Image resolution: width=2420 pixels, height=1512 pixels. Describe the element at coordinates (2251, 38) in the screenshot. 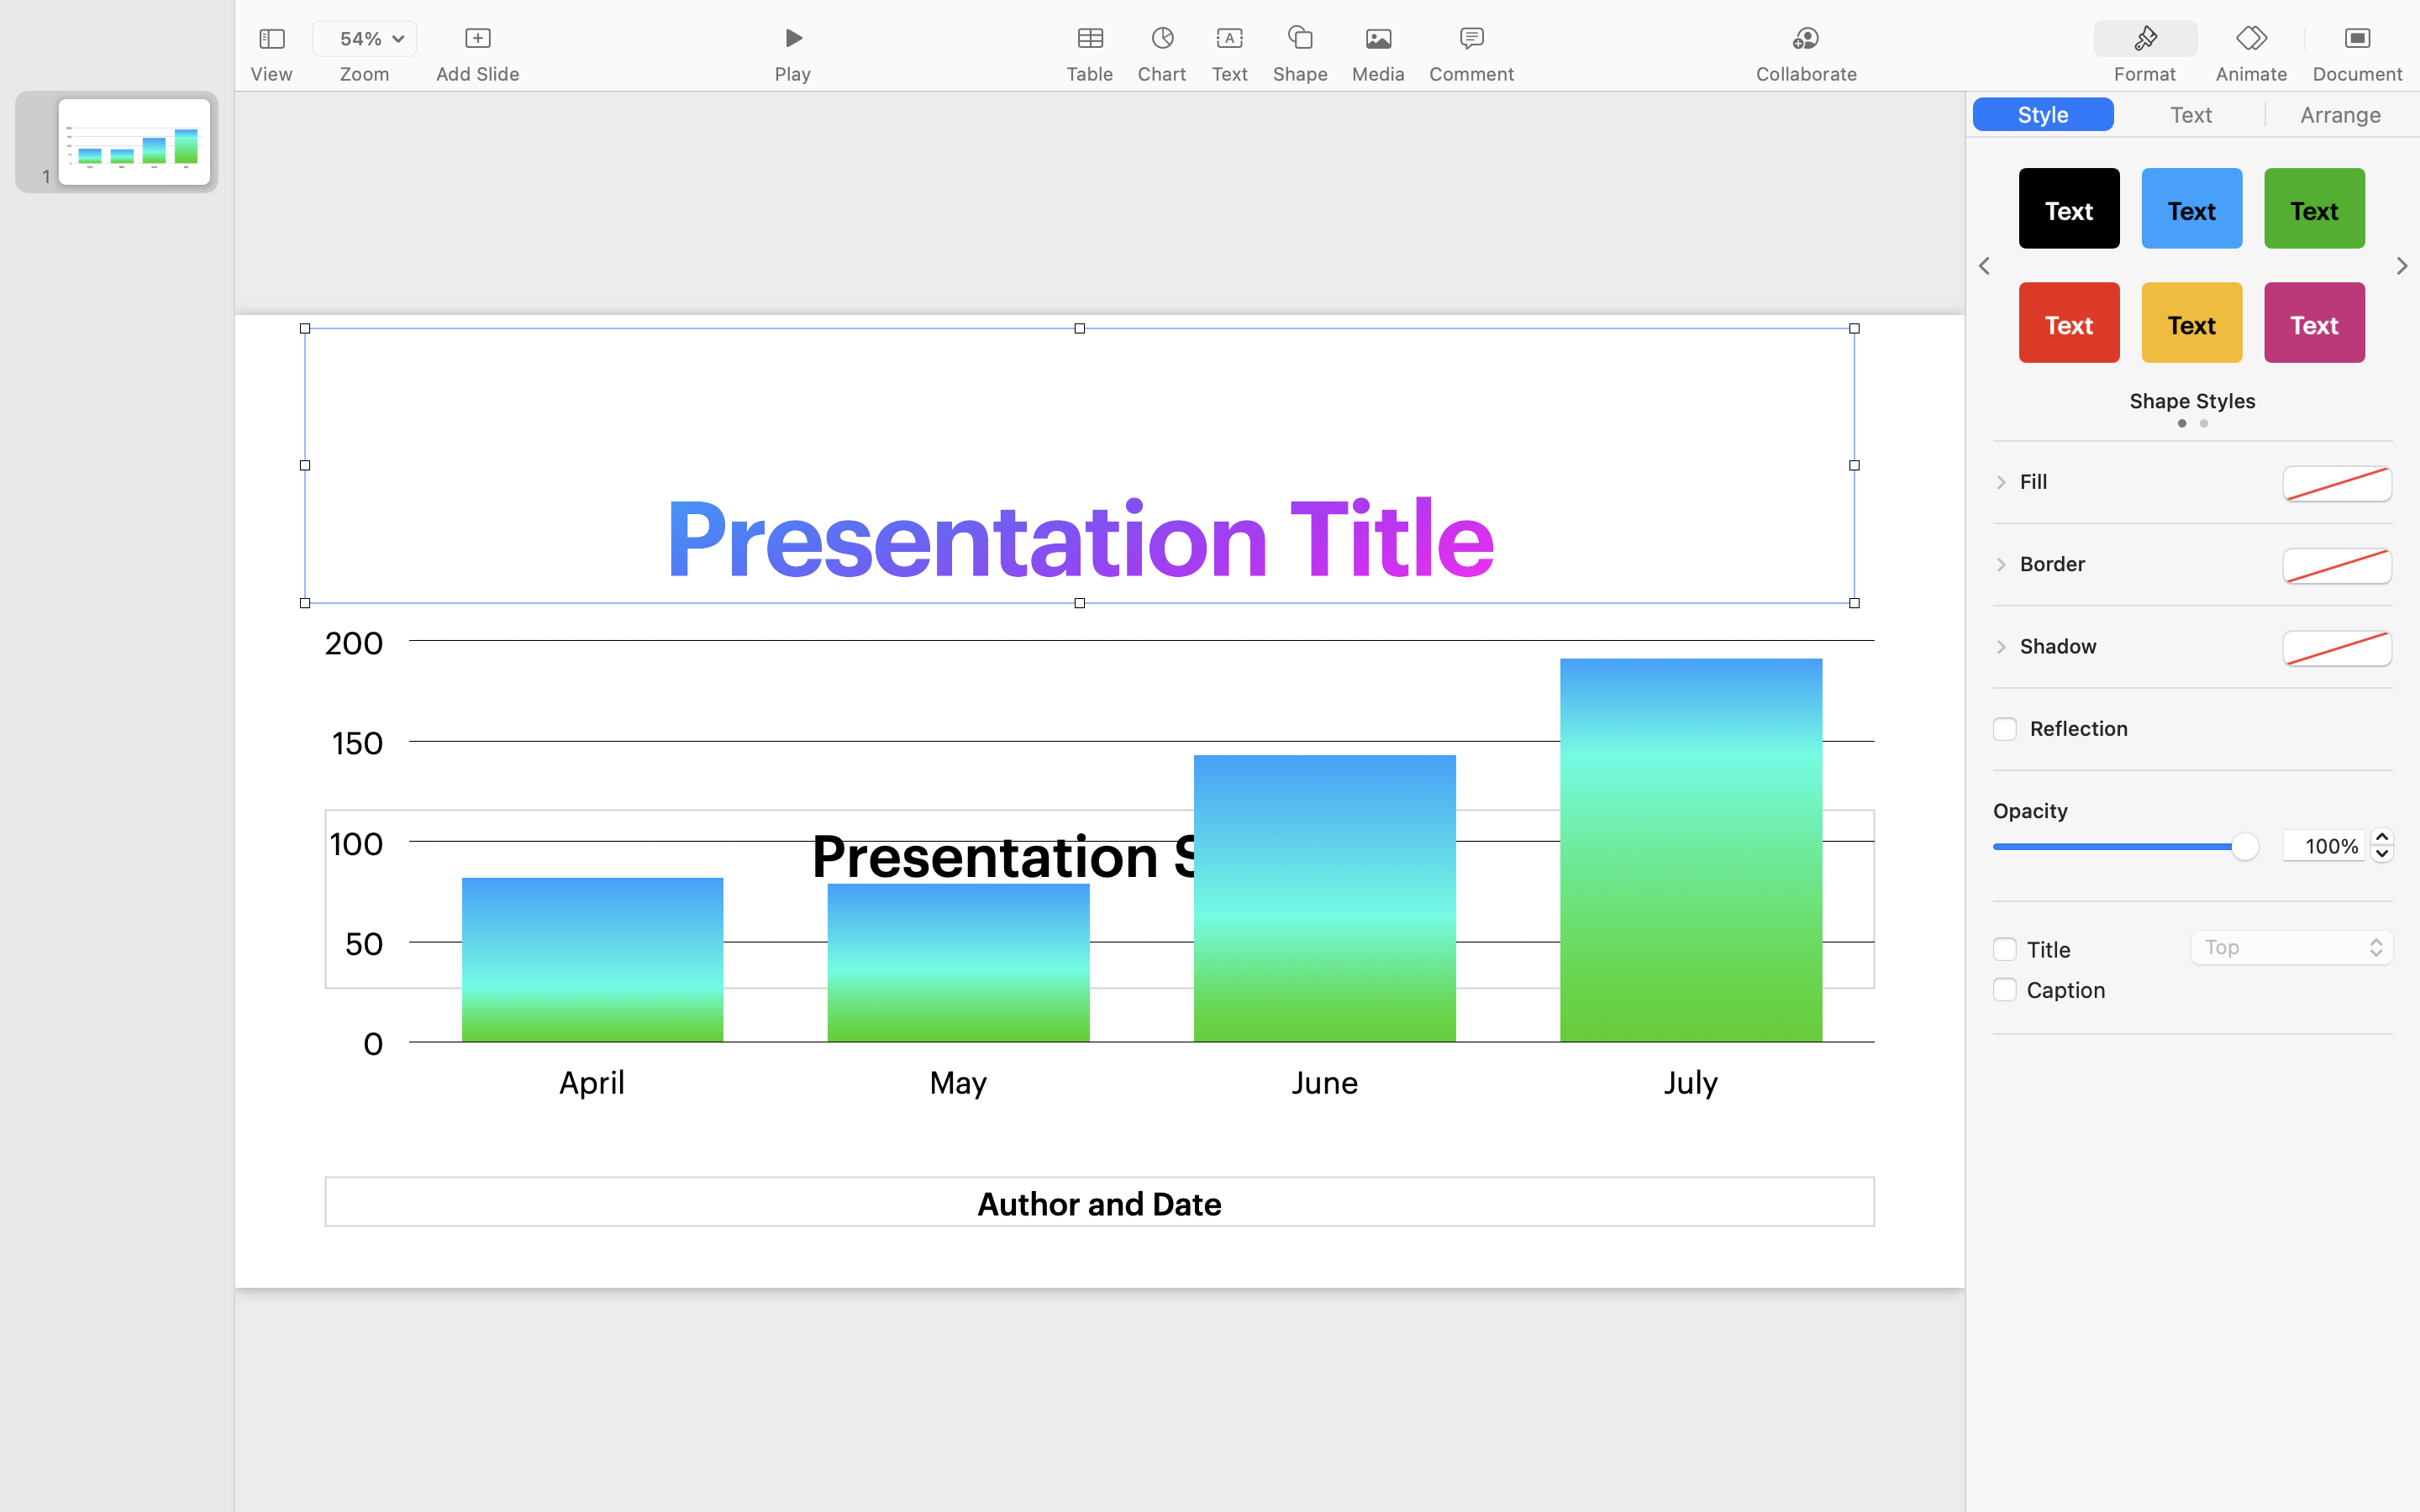

I see `'<AXUIElement 0x2a41f9e50> {pid=1697}'` at that location.